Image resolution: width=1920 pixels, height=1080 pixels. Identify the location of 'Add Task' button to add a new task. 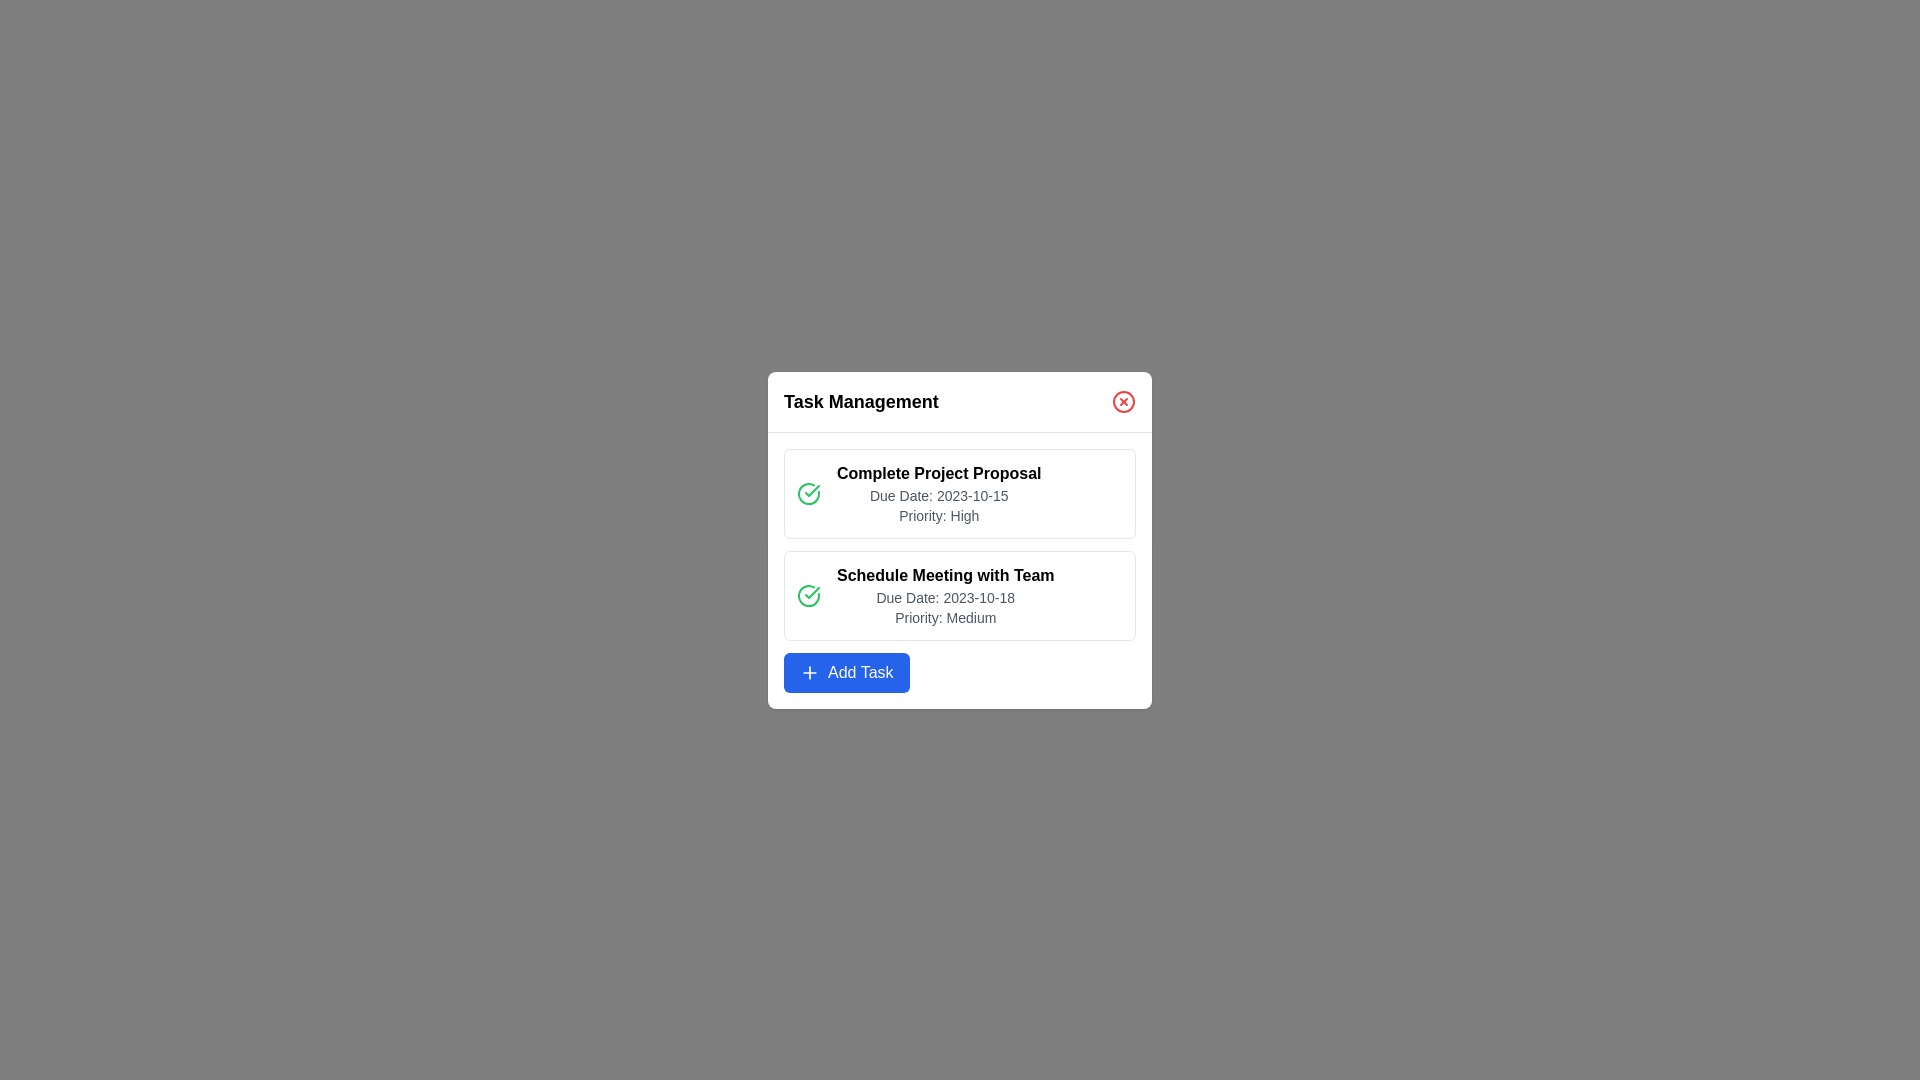
(846, 672).